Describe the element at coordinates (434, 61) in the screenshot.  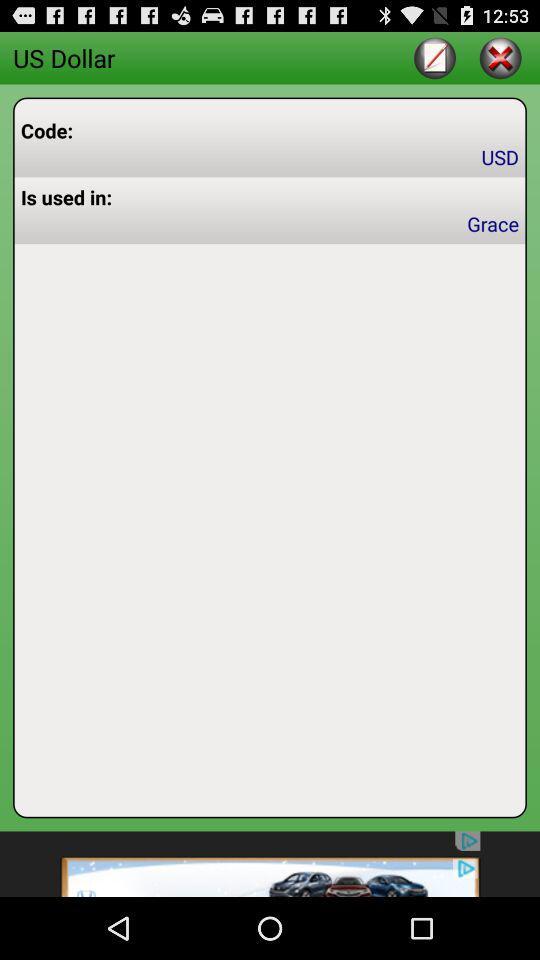
I see `the edit icon` at that location.